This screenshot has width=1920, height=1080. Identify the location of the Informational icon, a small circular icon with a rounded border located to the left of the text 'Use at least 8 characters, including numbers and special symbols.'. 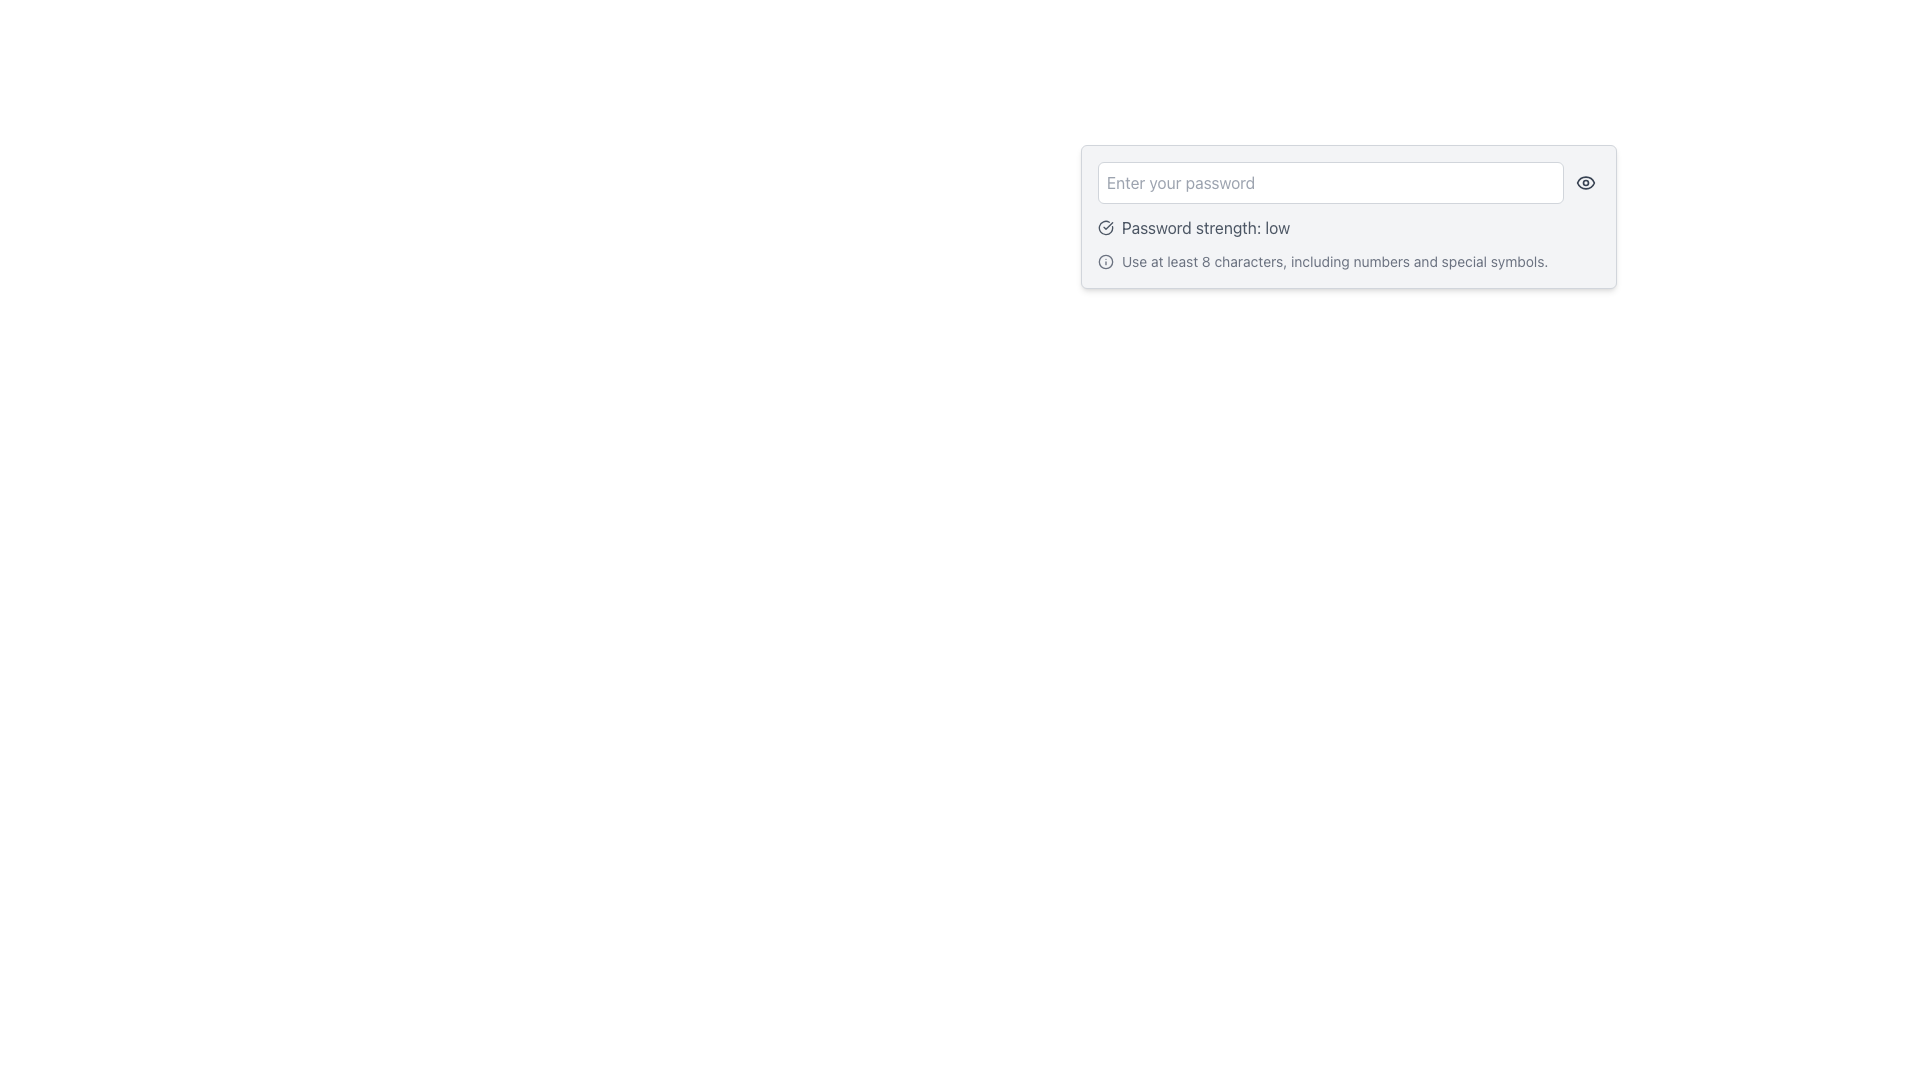
(1104, 261).